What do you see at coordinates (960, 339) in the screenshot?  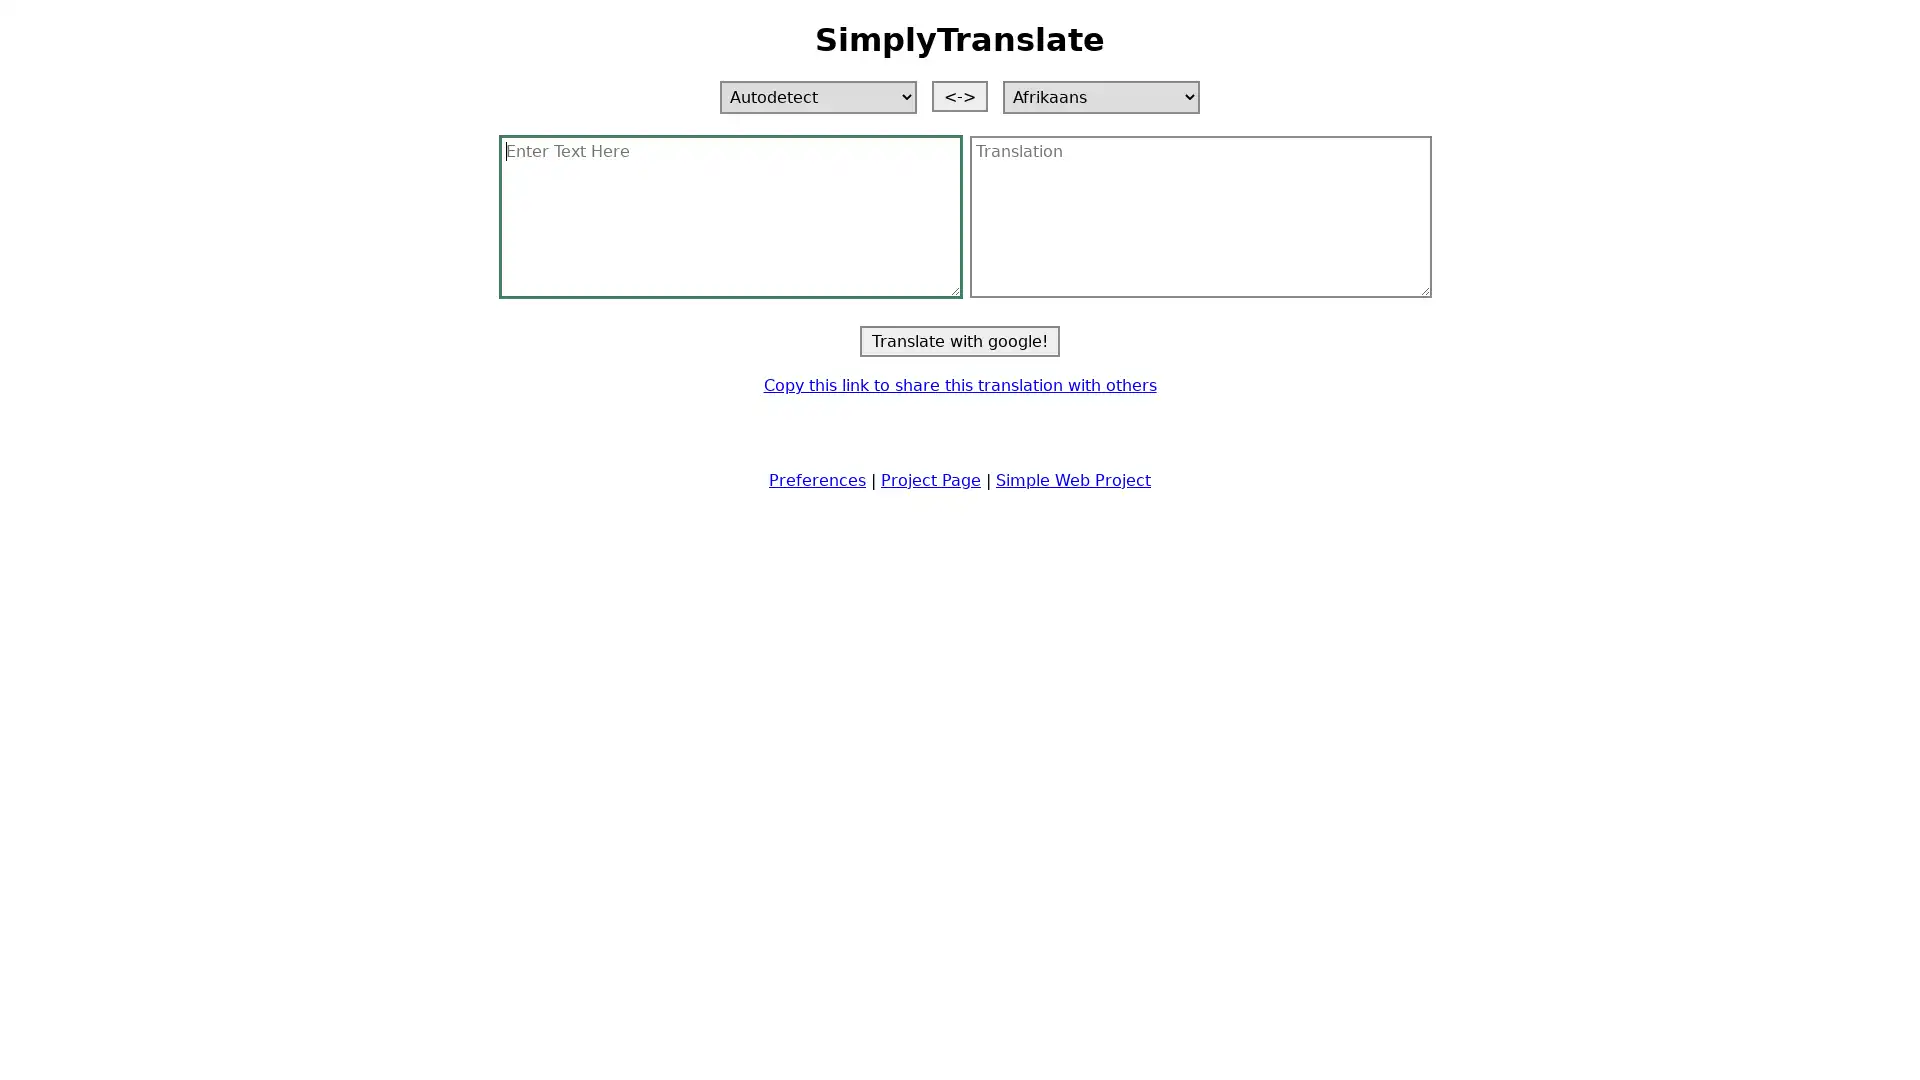 I see `Translate with google!` at bounding box center [960, 339].